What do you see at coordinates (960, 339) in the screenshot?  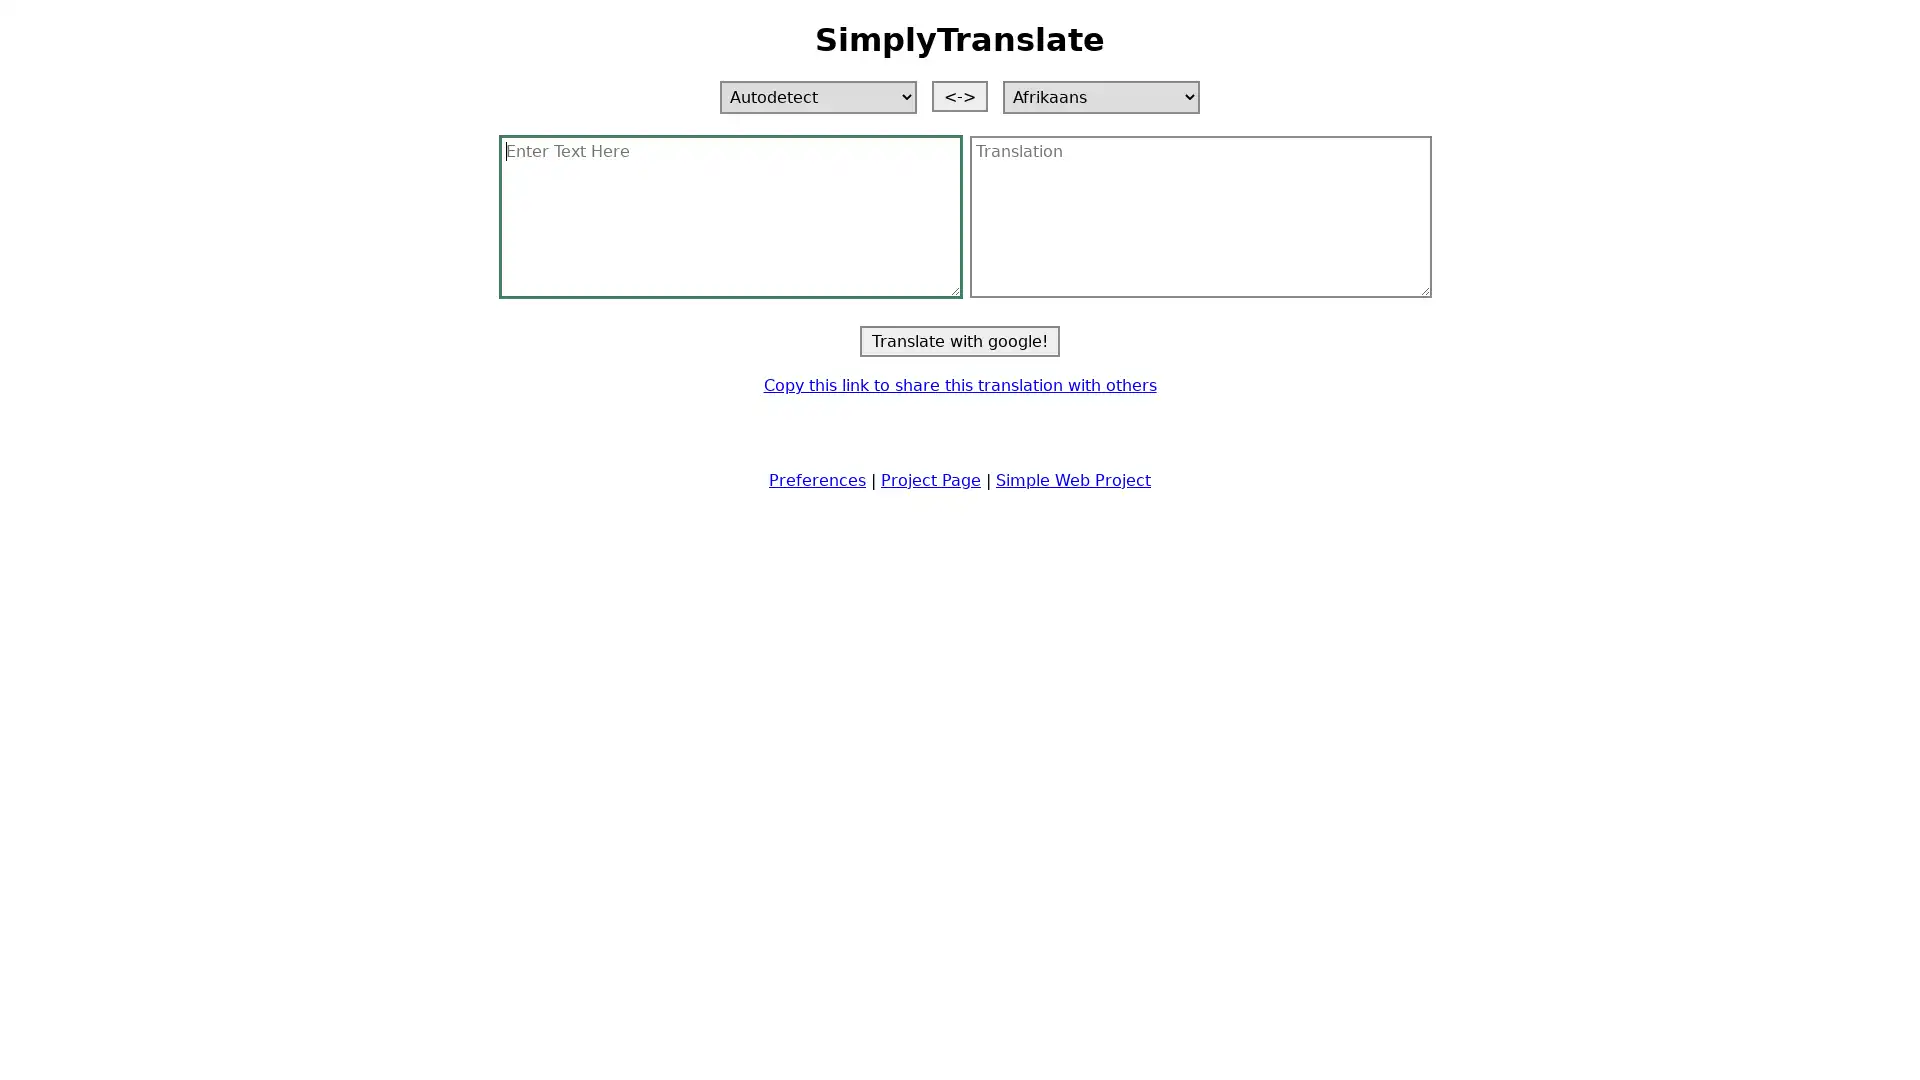 I see `Translate with google!` at bounding box center [960, 339].